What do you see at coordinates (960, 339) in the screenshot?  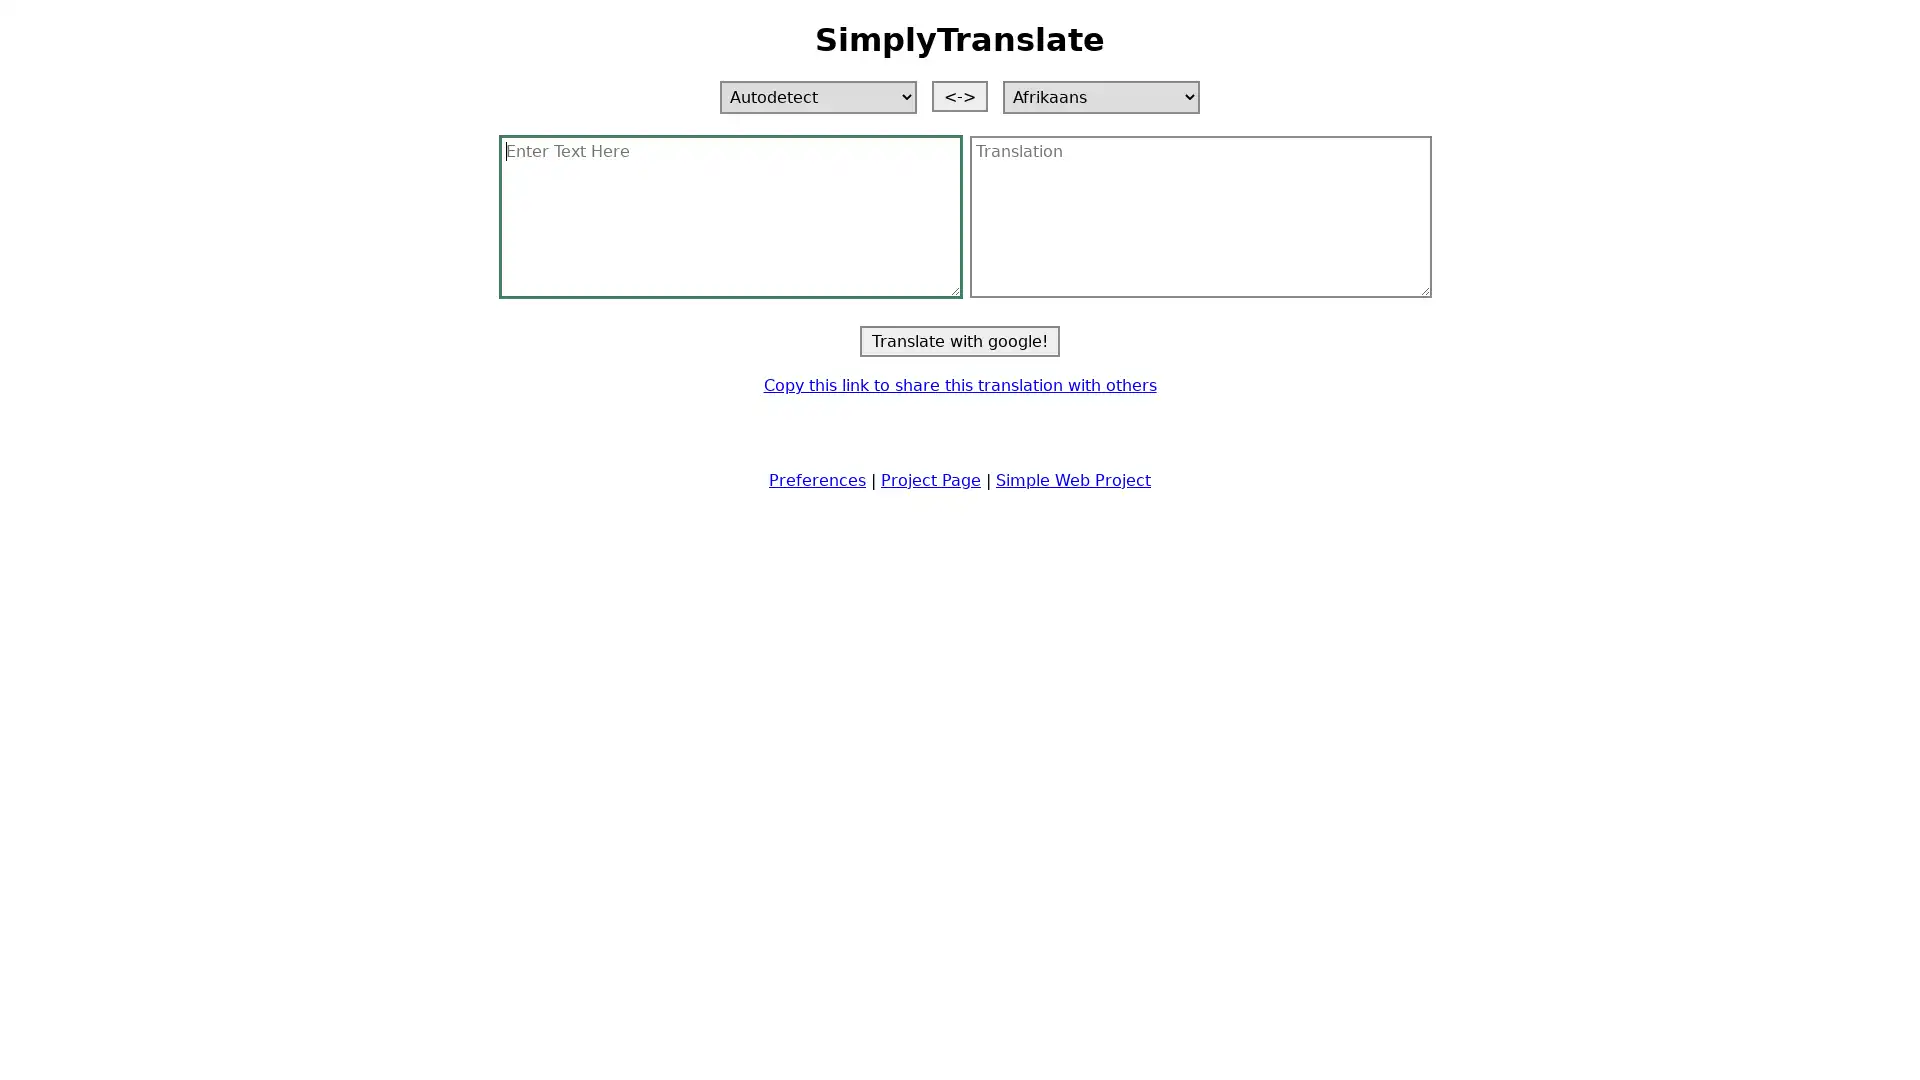 I see `Translate with google!` at bounding box center [960, 339].